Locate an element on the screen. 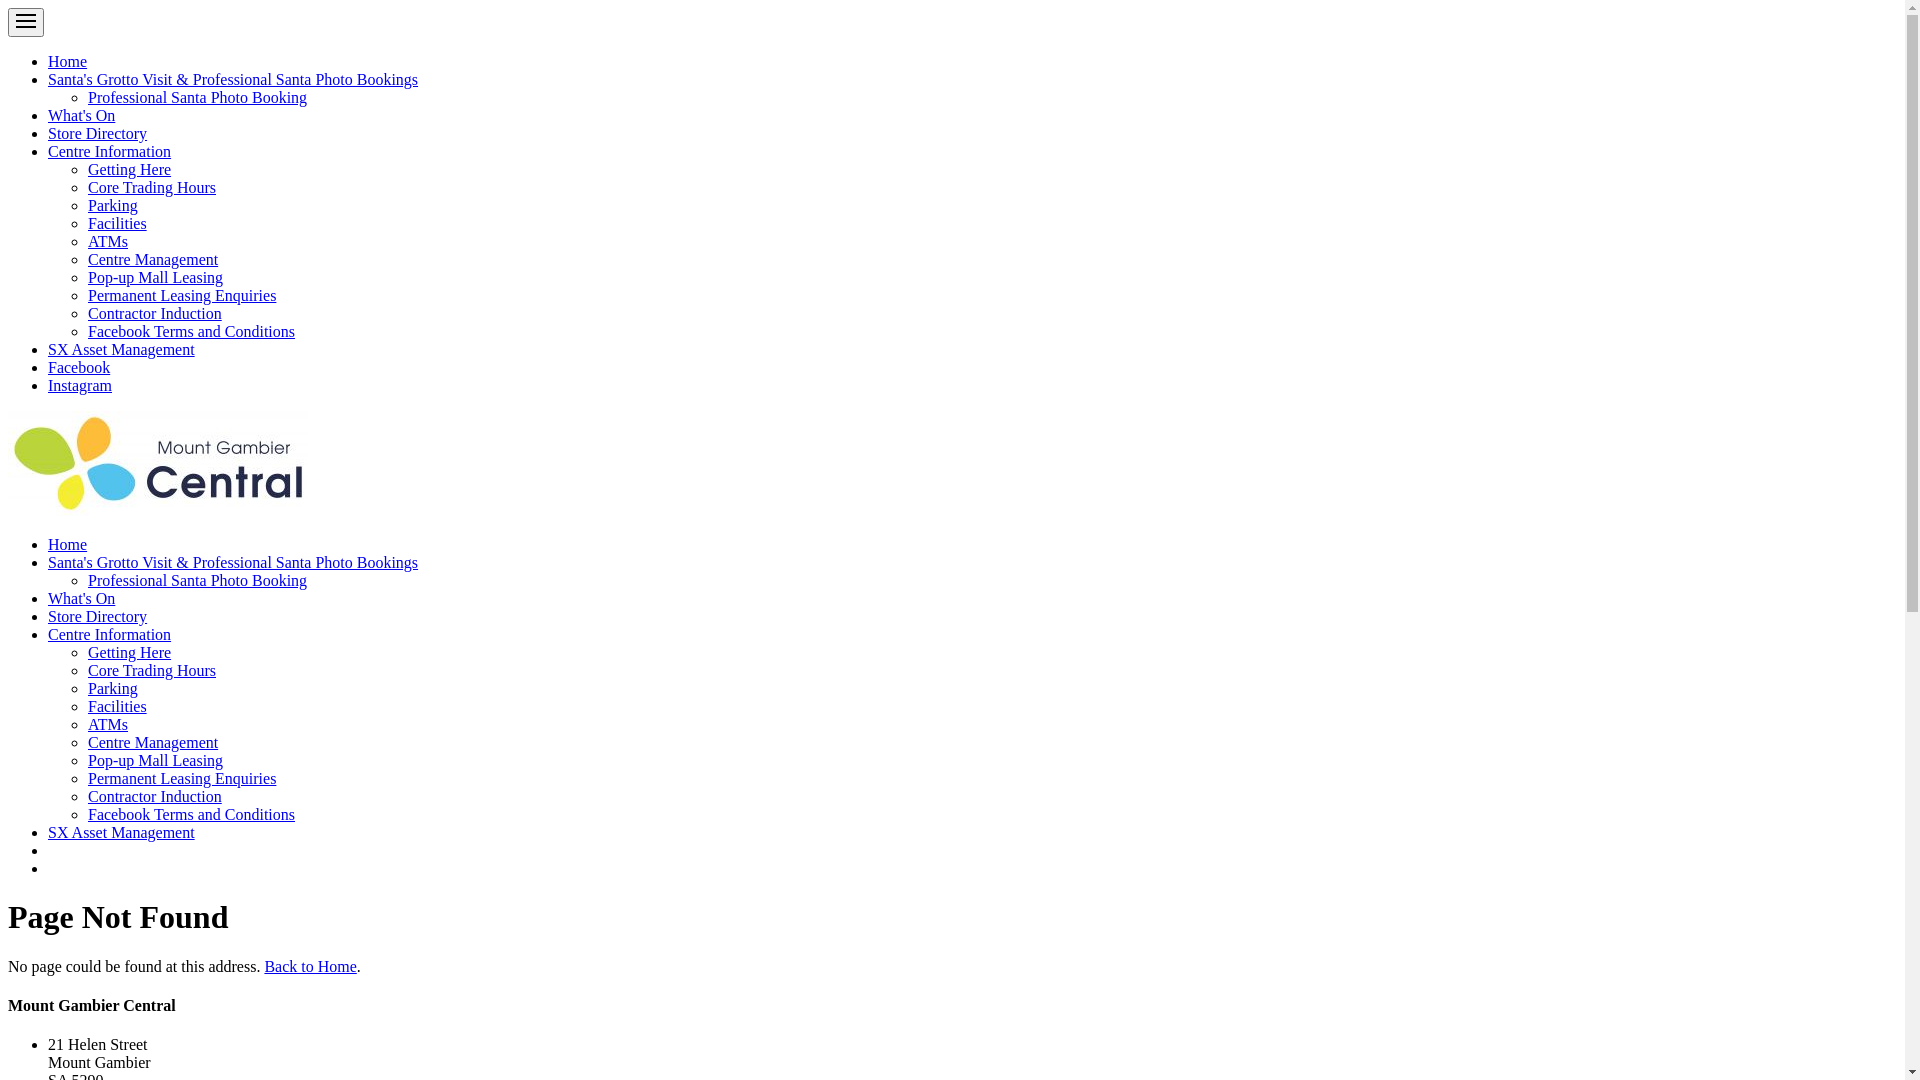  'Santa's Grotto Visit & Professional Santa Photo Bookings' is located at coordinates (233, 78).